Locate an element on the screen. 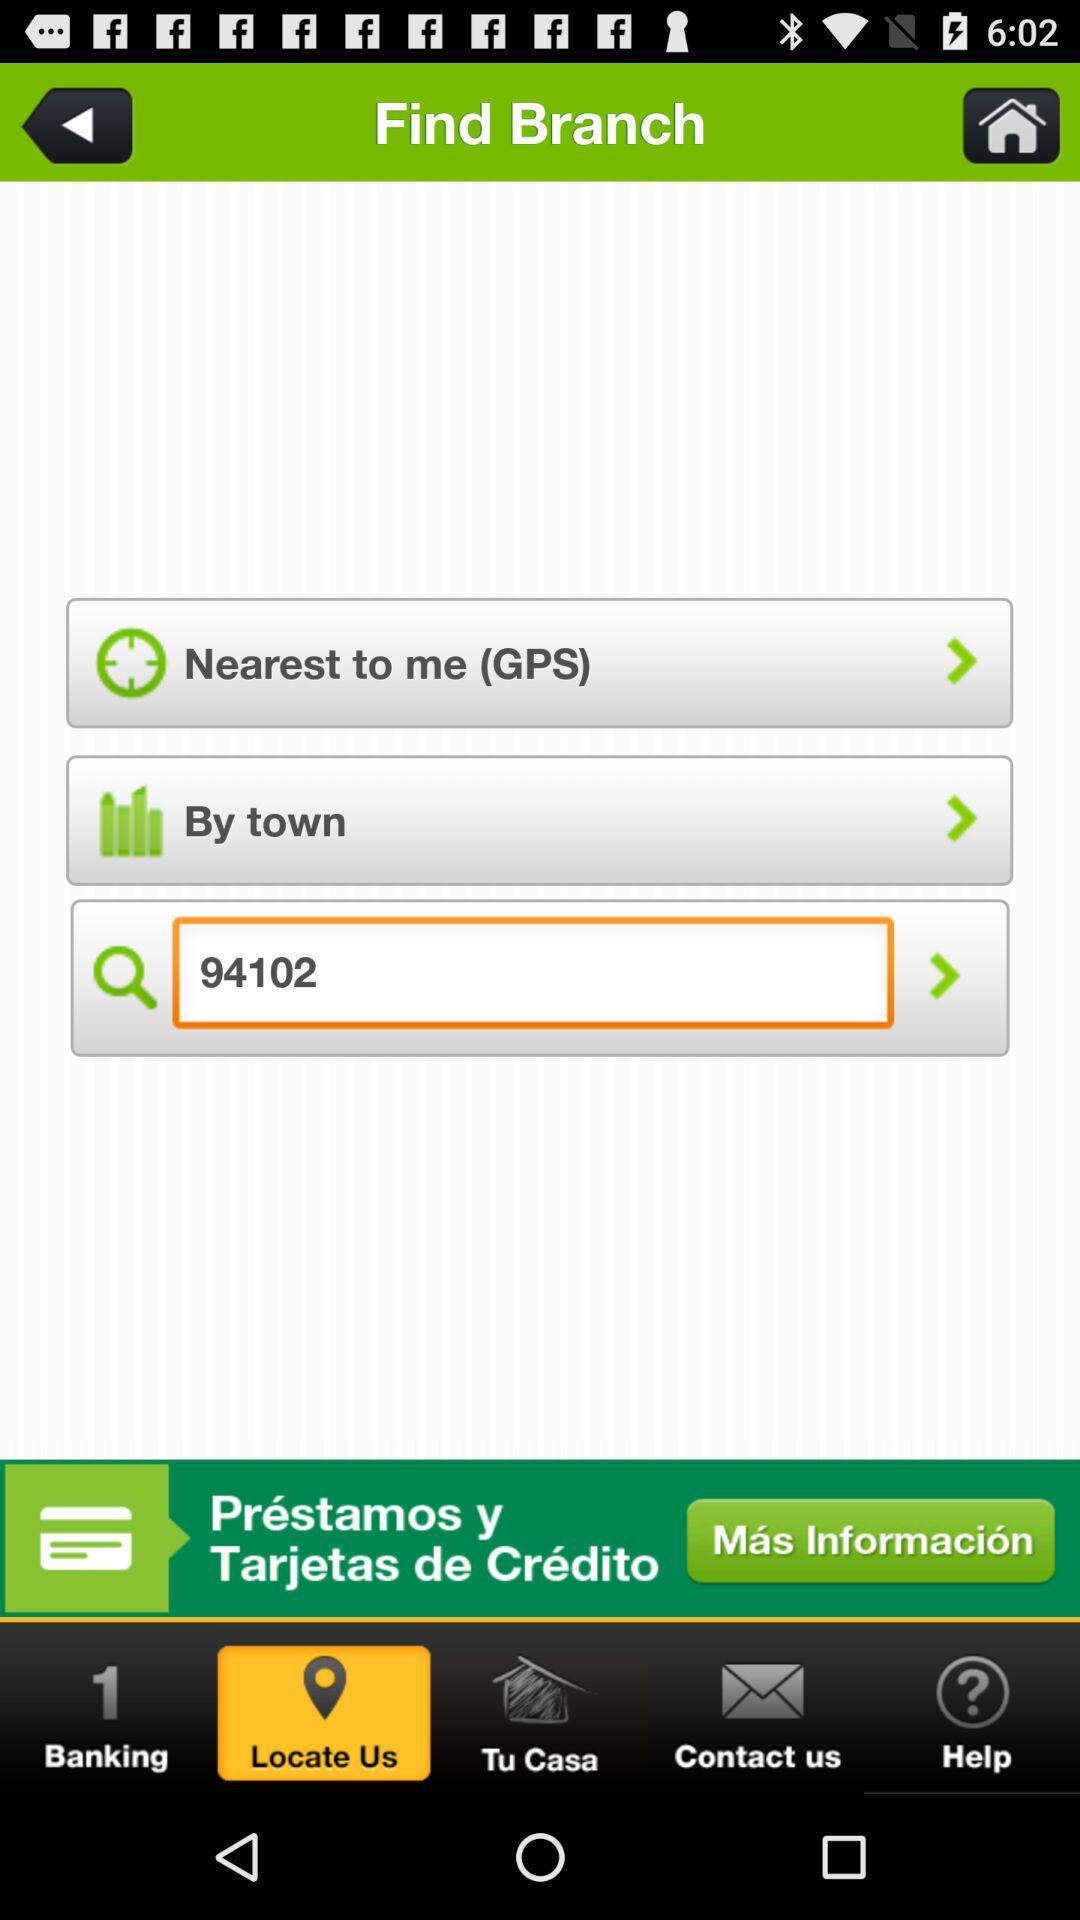 Image resolution: width=1080 pixels, height=1920 pixels. click home icon is located at coordinates (999, 121).